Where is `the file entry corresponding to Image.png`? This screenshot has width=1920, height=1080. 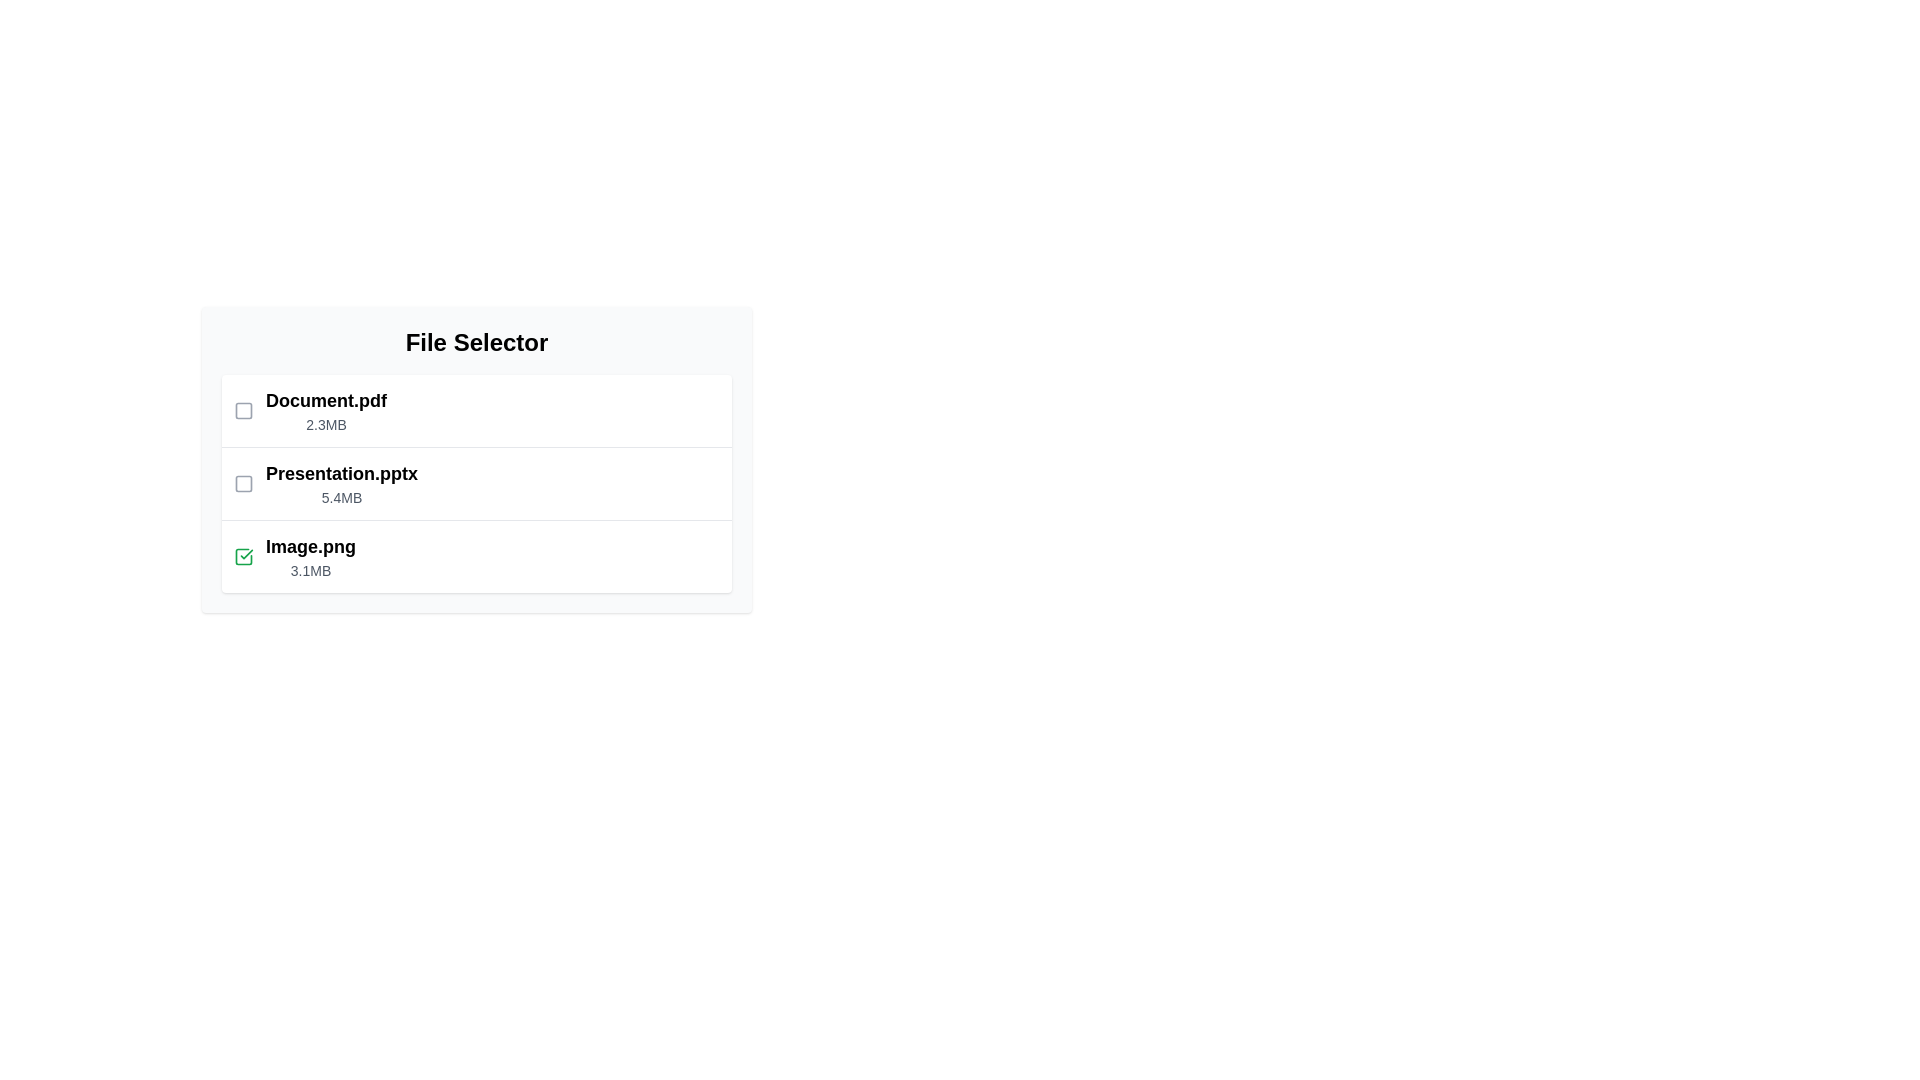 the file entry corresponding to Image.png is located at coordinates (475, 556).